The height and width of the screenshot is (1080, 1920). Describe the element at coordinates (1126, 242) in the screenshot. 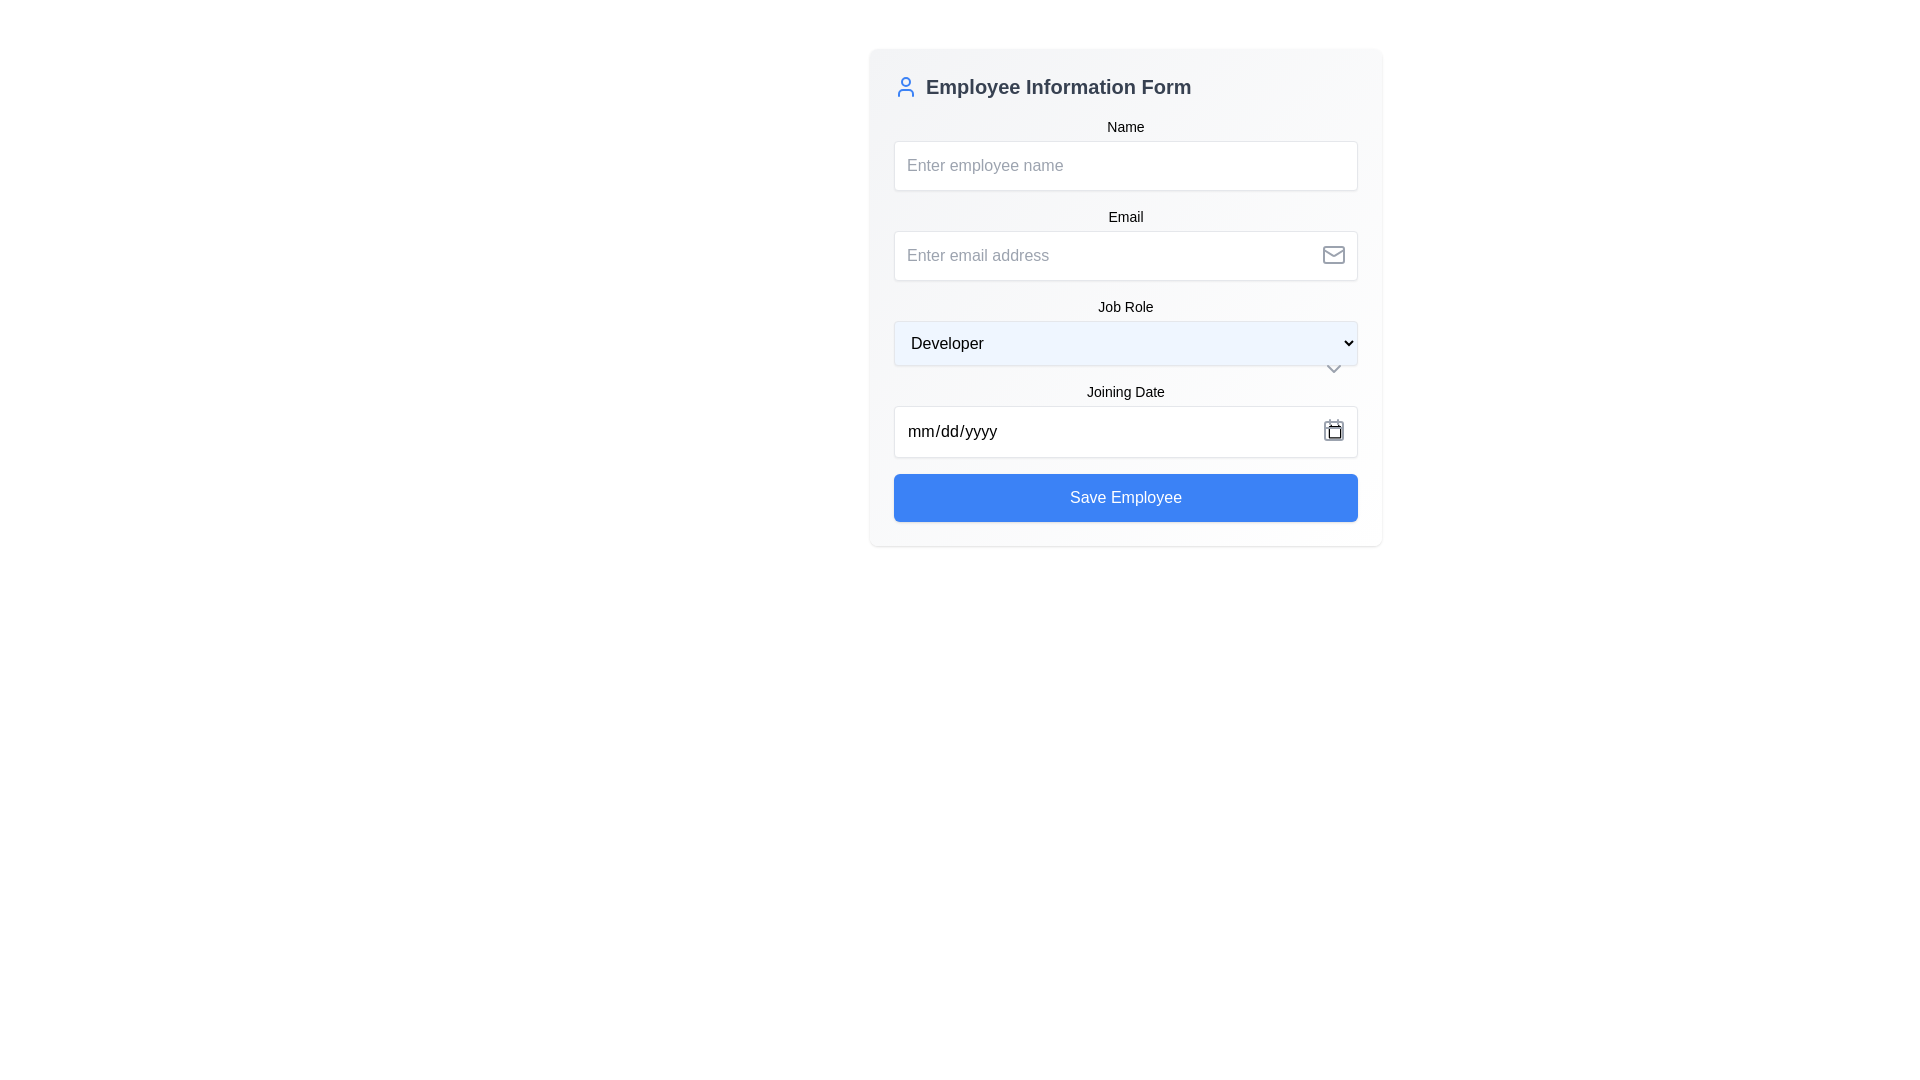

I see `inside the labeled input field for email entry, which is located below the 'Name' input field and above the 'Job Role' dropdown, to type an email address` at that location.